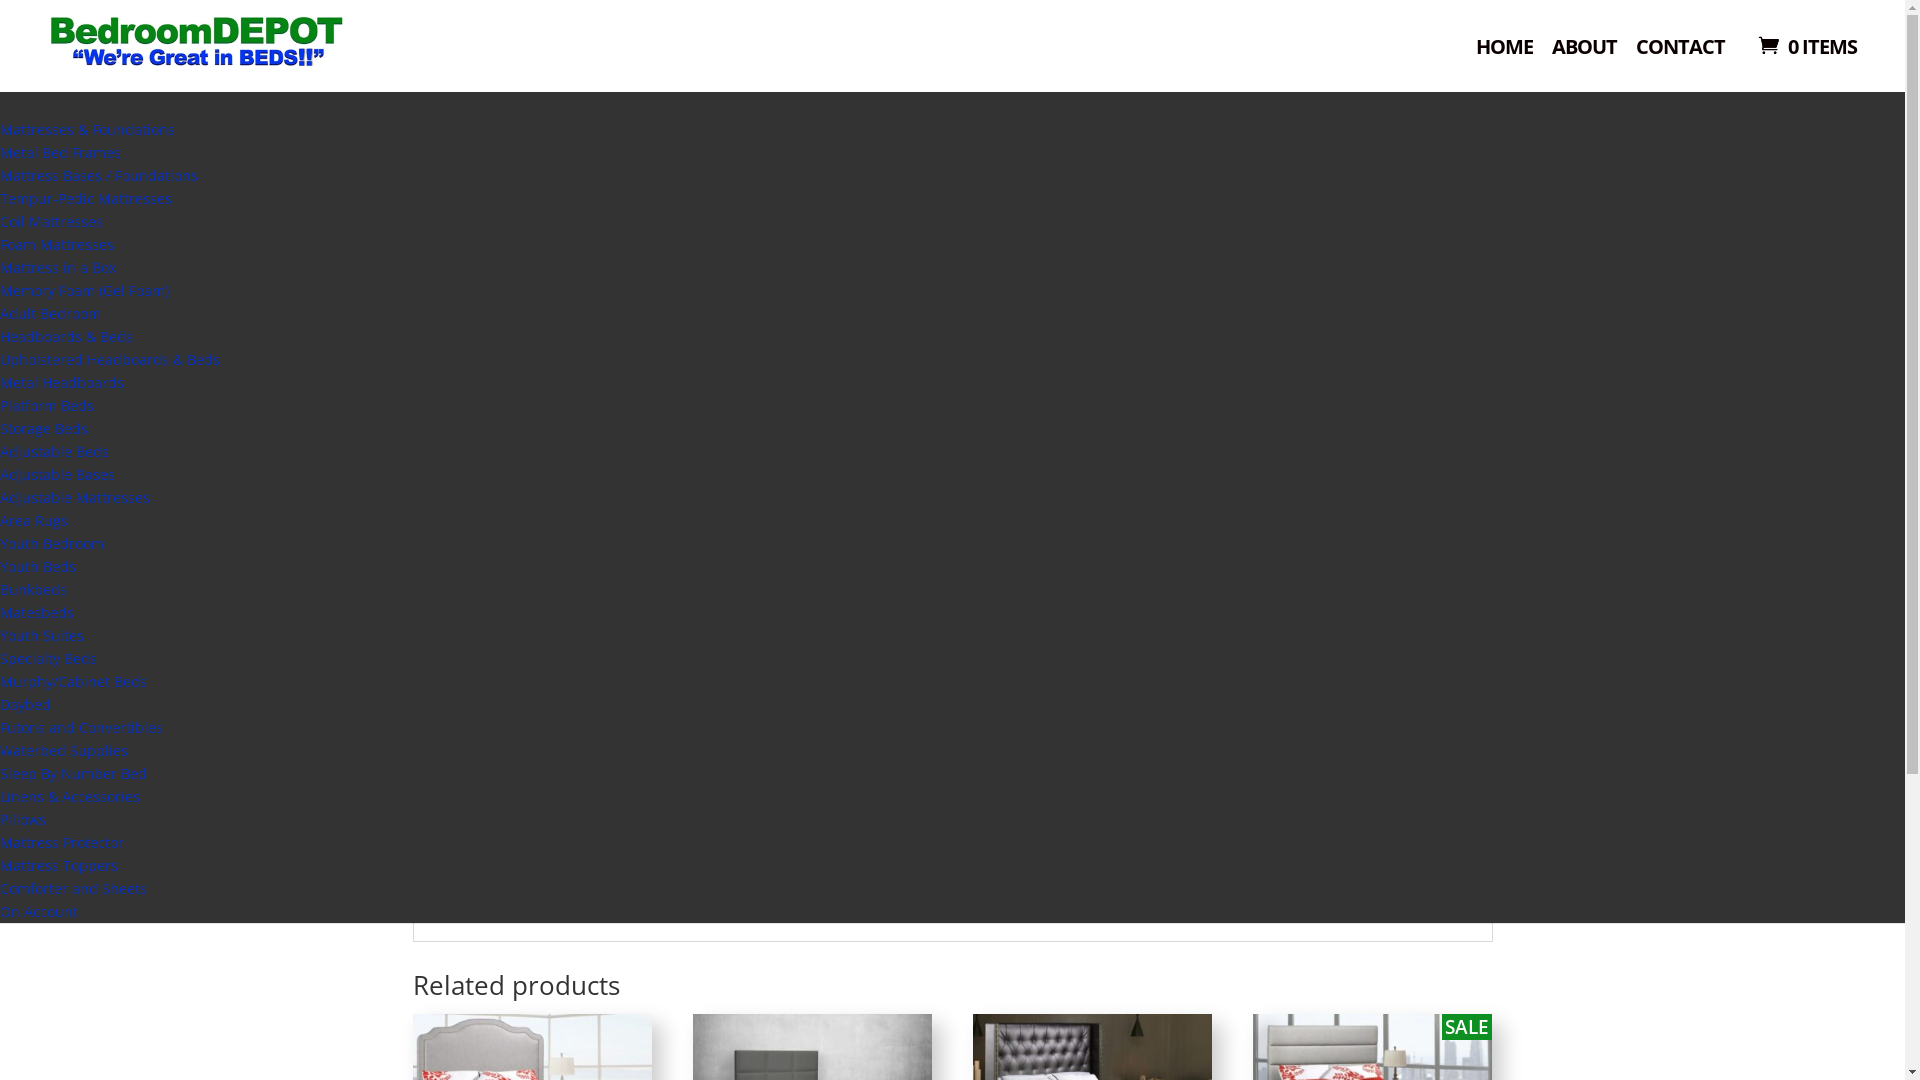 Image resolution: width=1920 pixels, height=1080 pixels. I want to click on 'Home', so click(429, 188).